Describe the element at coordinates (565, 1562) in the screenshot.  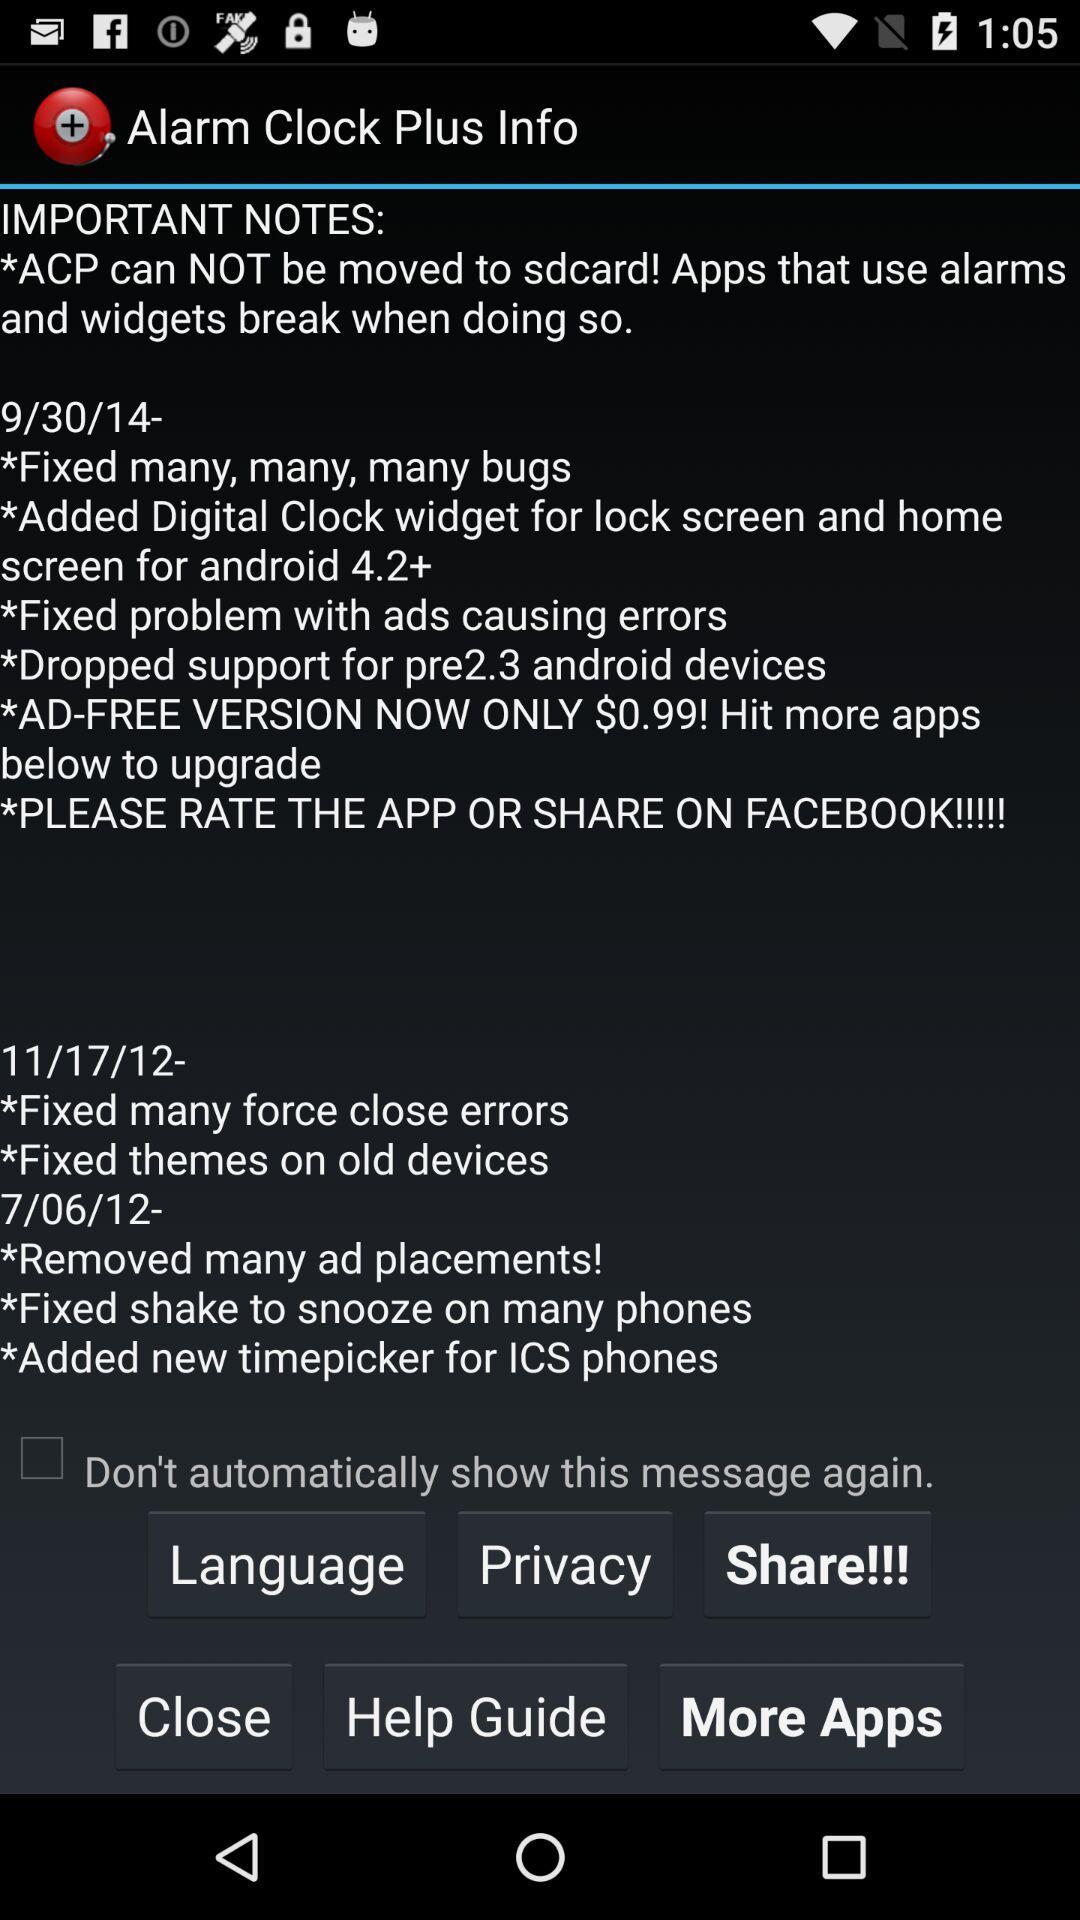
I see `button above help guide item` at that location.